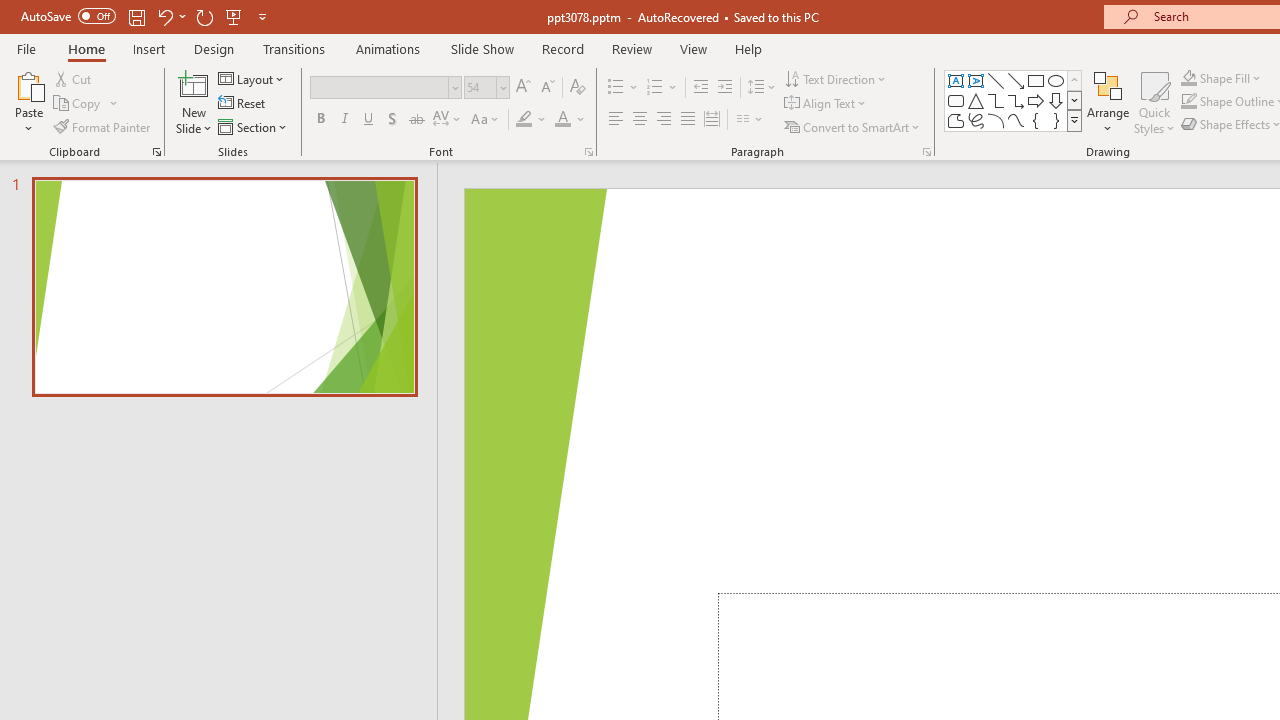 The image size is (1280, 720). Describe the element at coordinates (251, 78) in the screenshot. I see `'Layout'` at that location.